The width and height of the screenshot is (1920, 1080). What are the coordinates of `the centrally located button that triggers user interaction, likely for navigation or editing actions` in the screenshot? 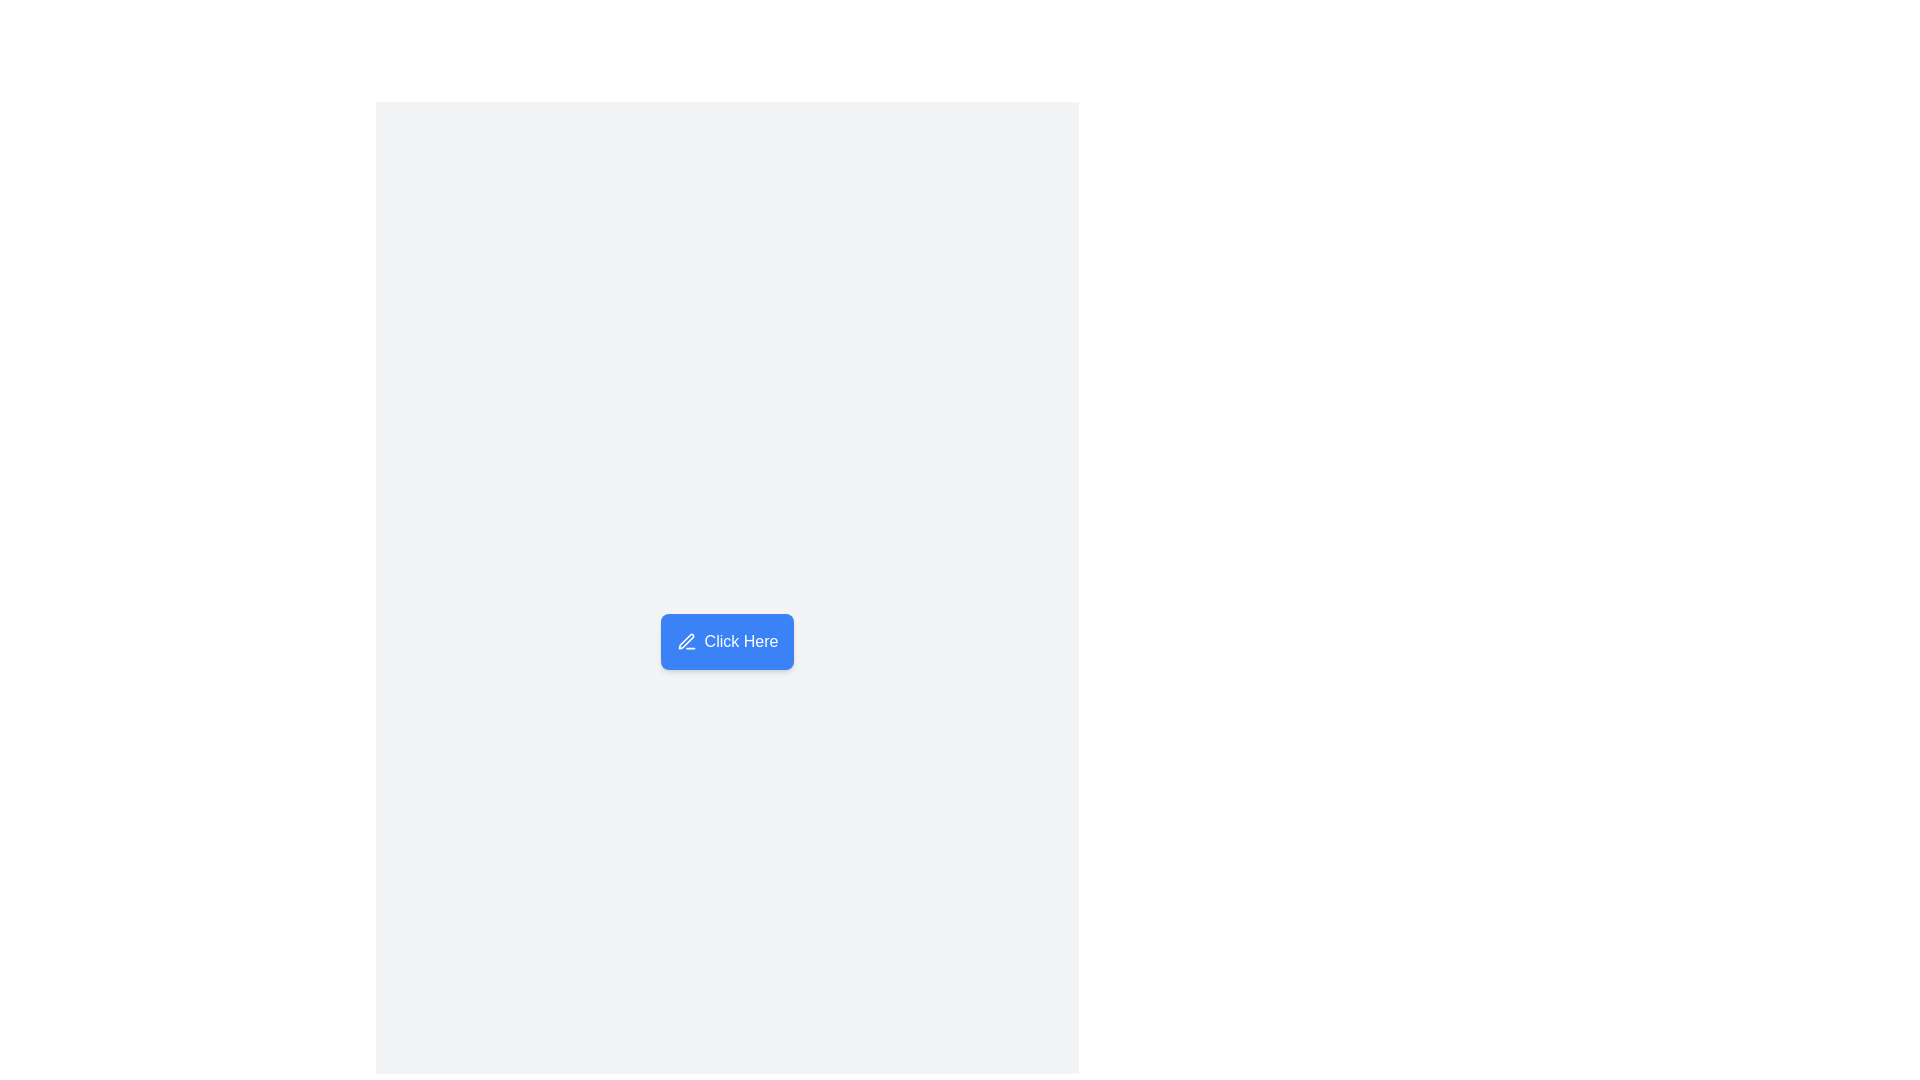 It's located at (725, 641).